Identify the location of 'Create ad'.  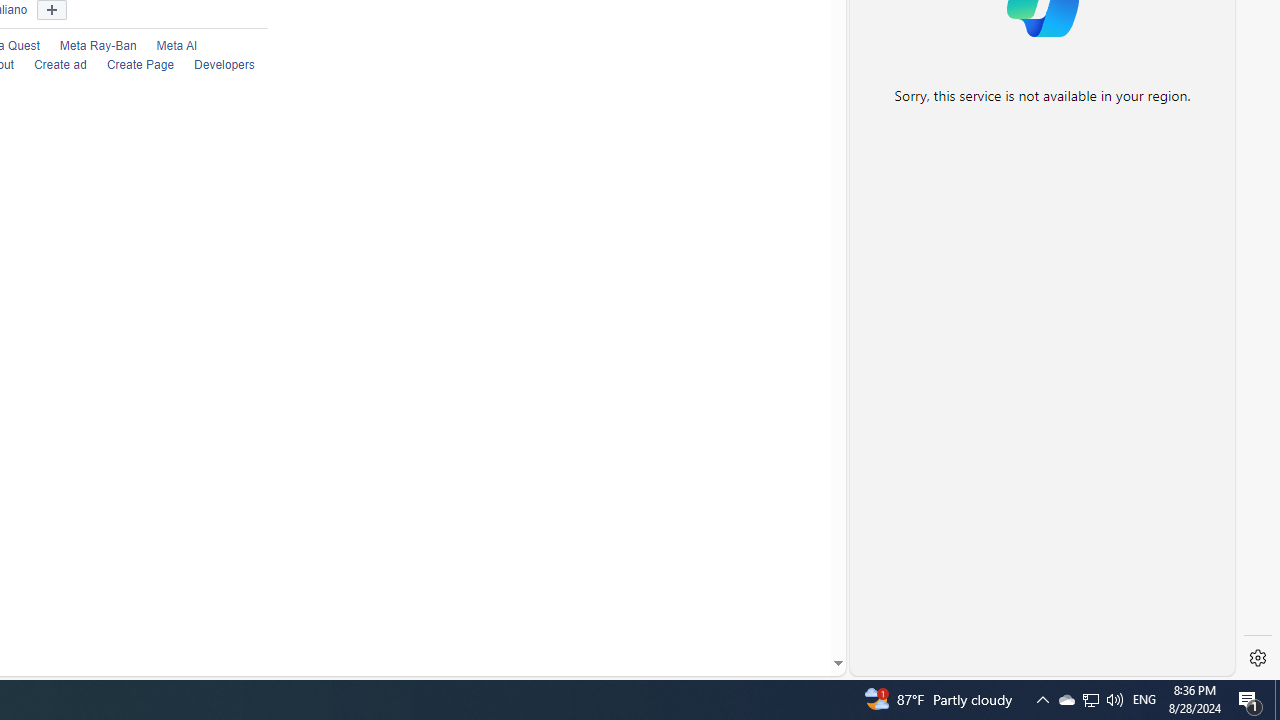
(60, 64).